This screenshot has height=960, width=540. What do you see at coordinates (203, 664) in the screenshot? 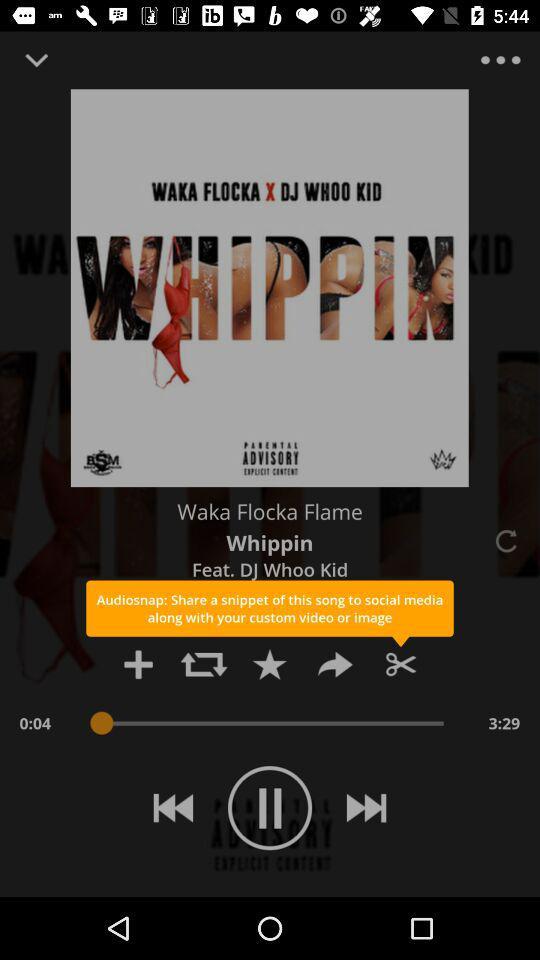
I see `the repeat icon` at bounding box center [203, 664].